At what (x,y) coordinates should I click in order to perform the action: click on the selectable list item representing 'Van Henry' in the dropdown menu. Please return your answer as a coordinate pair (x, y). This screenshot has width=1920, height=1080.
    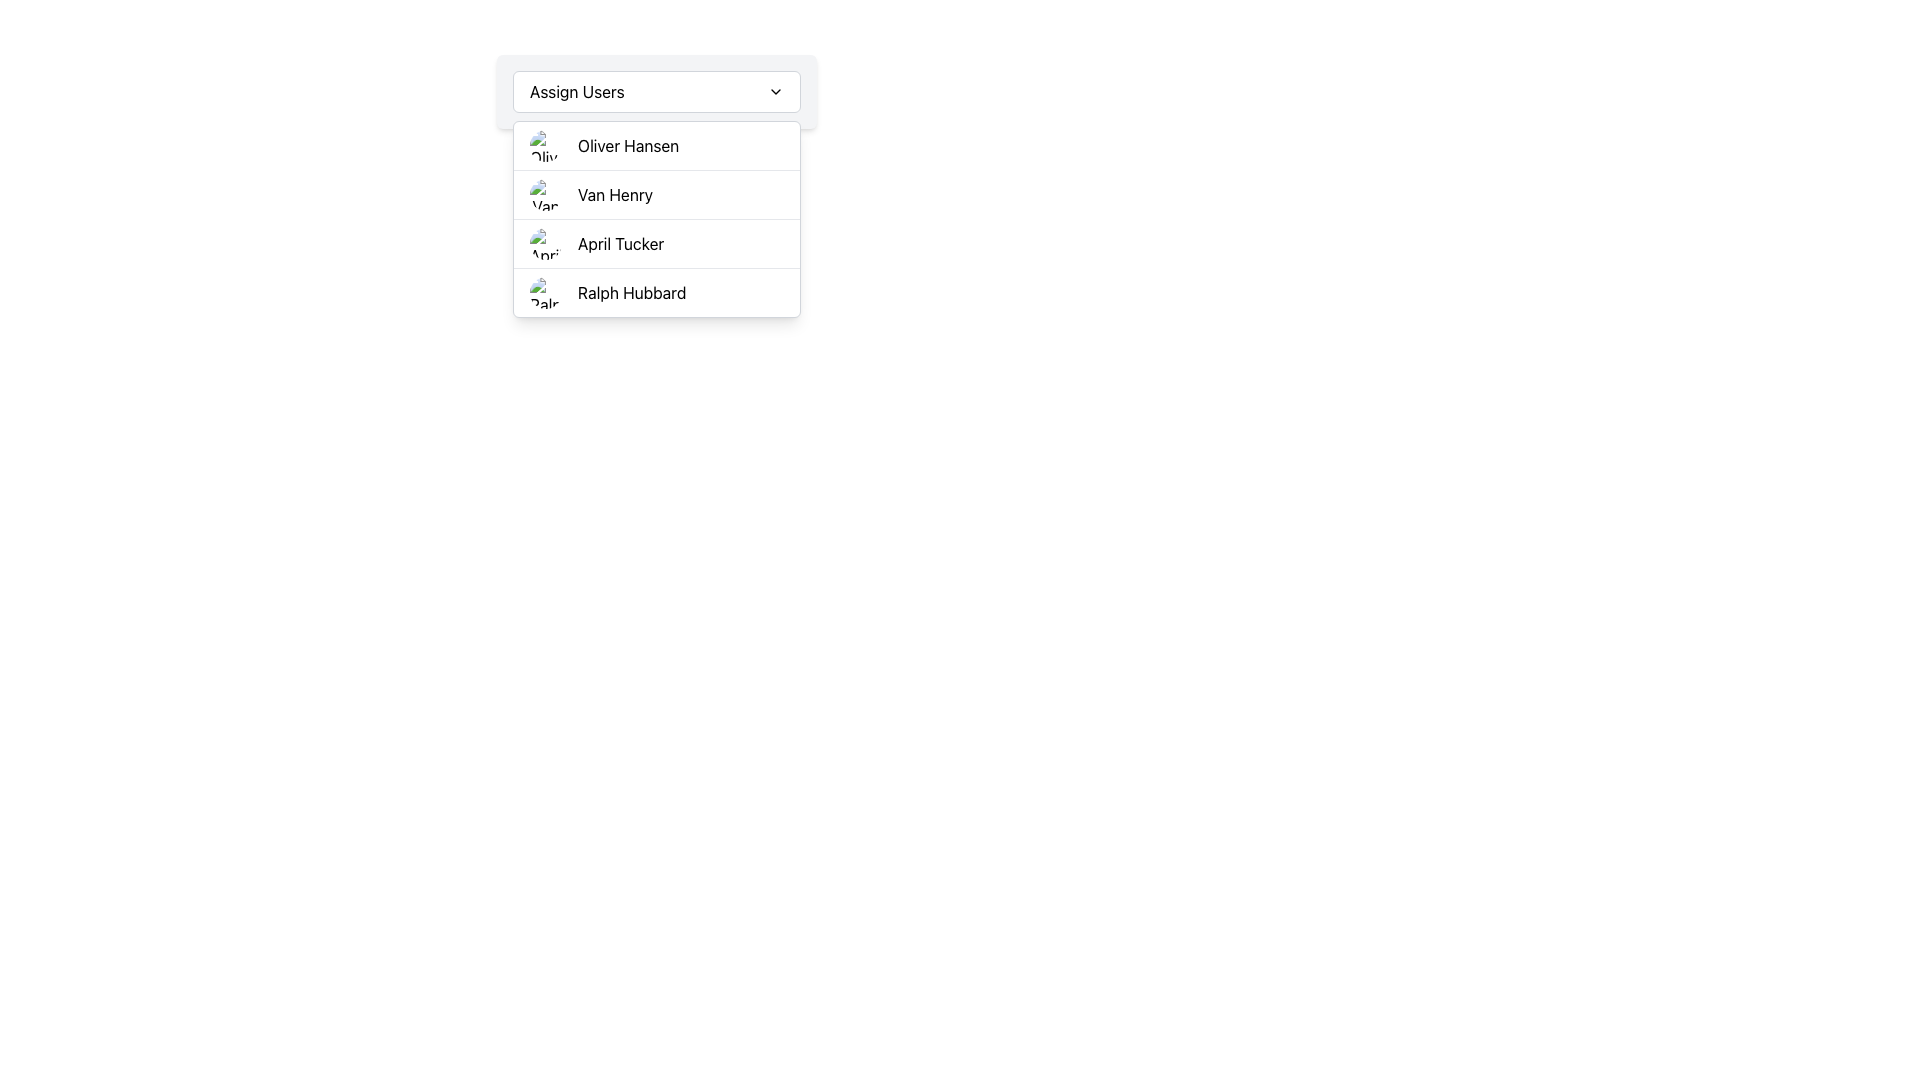
    Looking at the image, I should click on (657, 193).